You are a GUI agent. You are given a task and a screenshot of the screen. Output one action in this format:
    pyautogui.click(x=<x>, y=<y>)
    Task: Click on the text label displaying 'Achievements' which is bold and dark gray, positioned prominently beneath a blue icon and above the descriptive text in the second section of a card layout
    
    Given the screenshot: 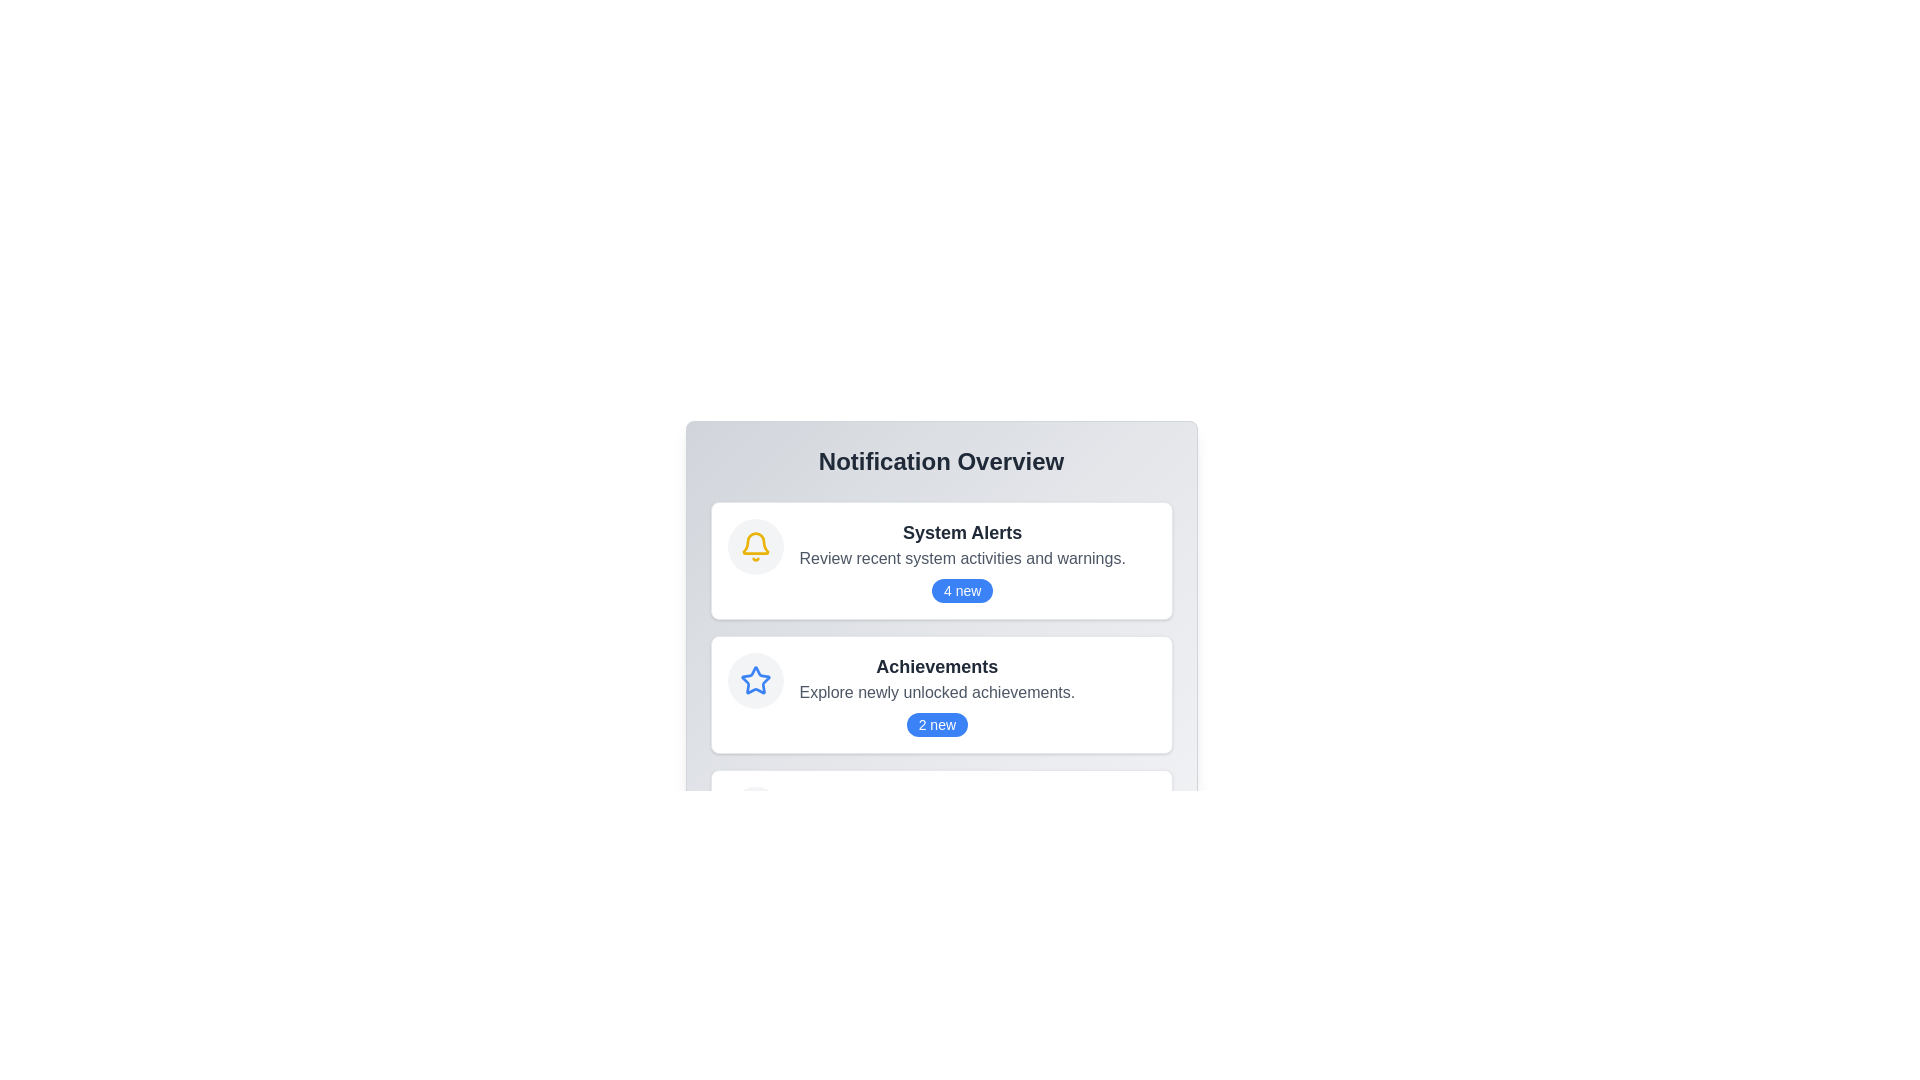 What is the action you would take?
    pyautogui.click(x=936, y=667)
    